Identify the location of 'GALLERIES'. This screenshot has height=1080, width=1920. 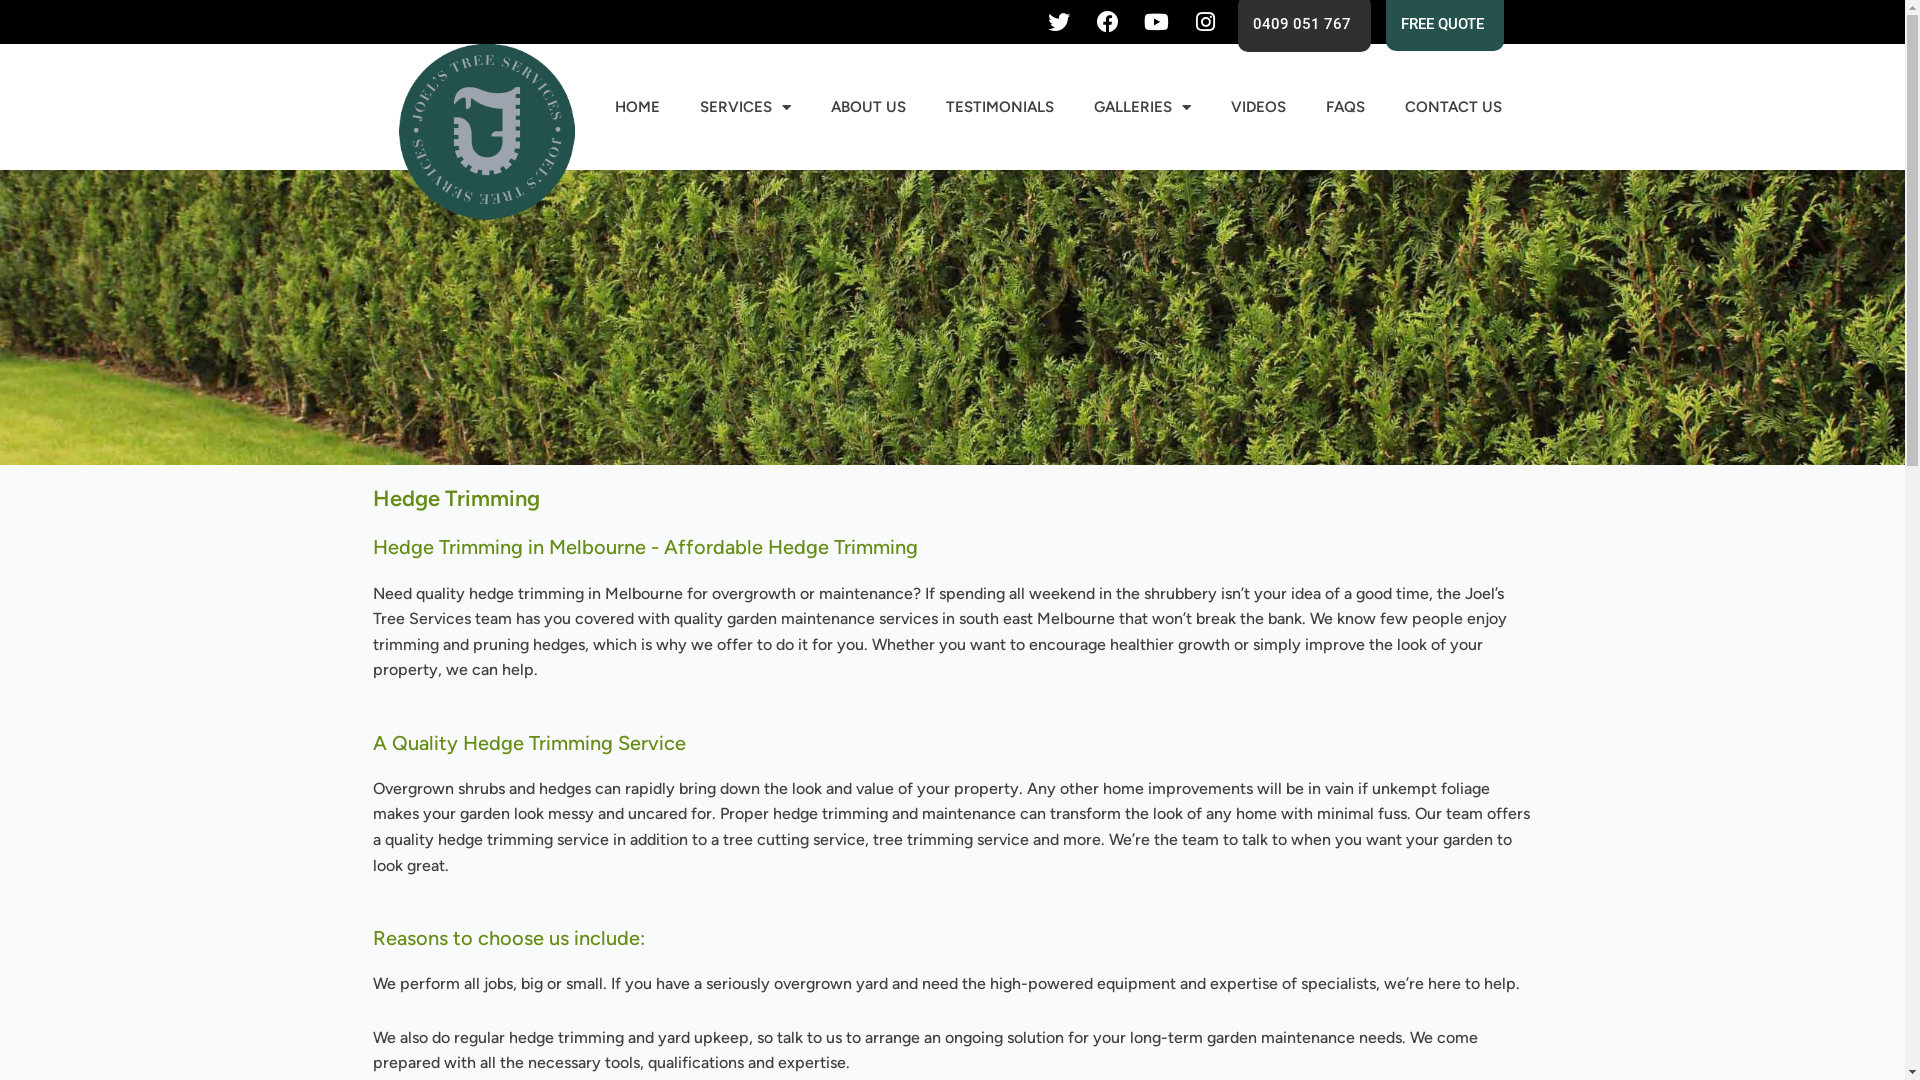
(1142, 107).